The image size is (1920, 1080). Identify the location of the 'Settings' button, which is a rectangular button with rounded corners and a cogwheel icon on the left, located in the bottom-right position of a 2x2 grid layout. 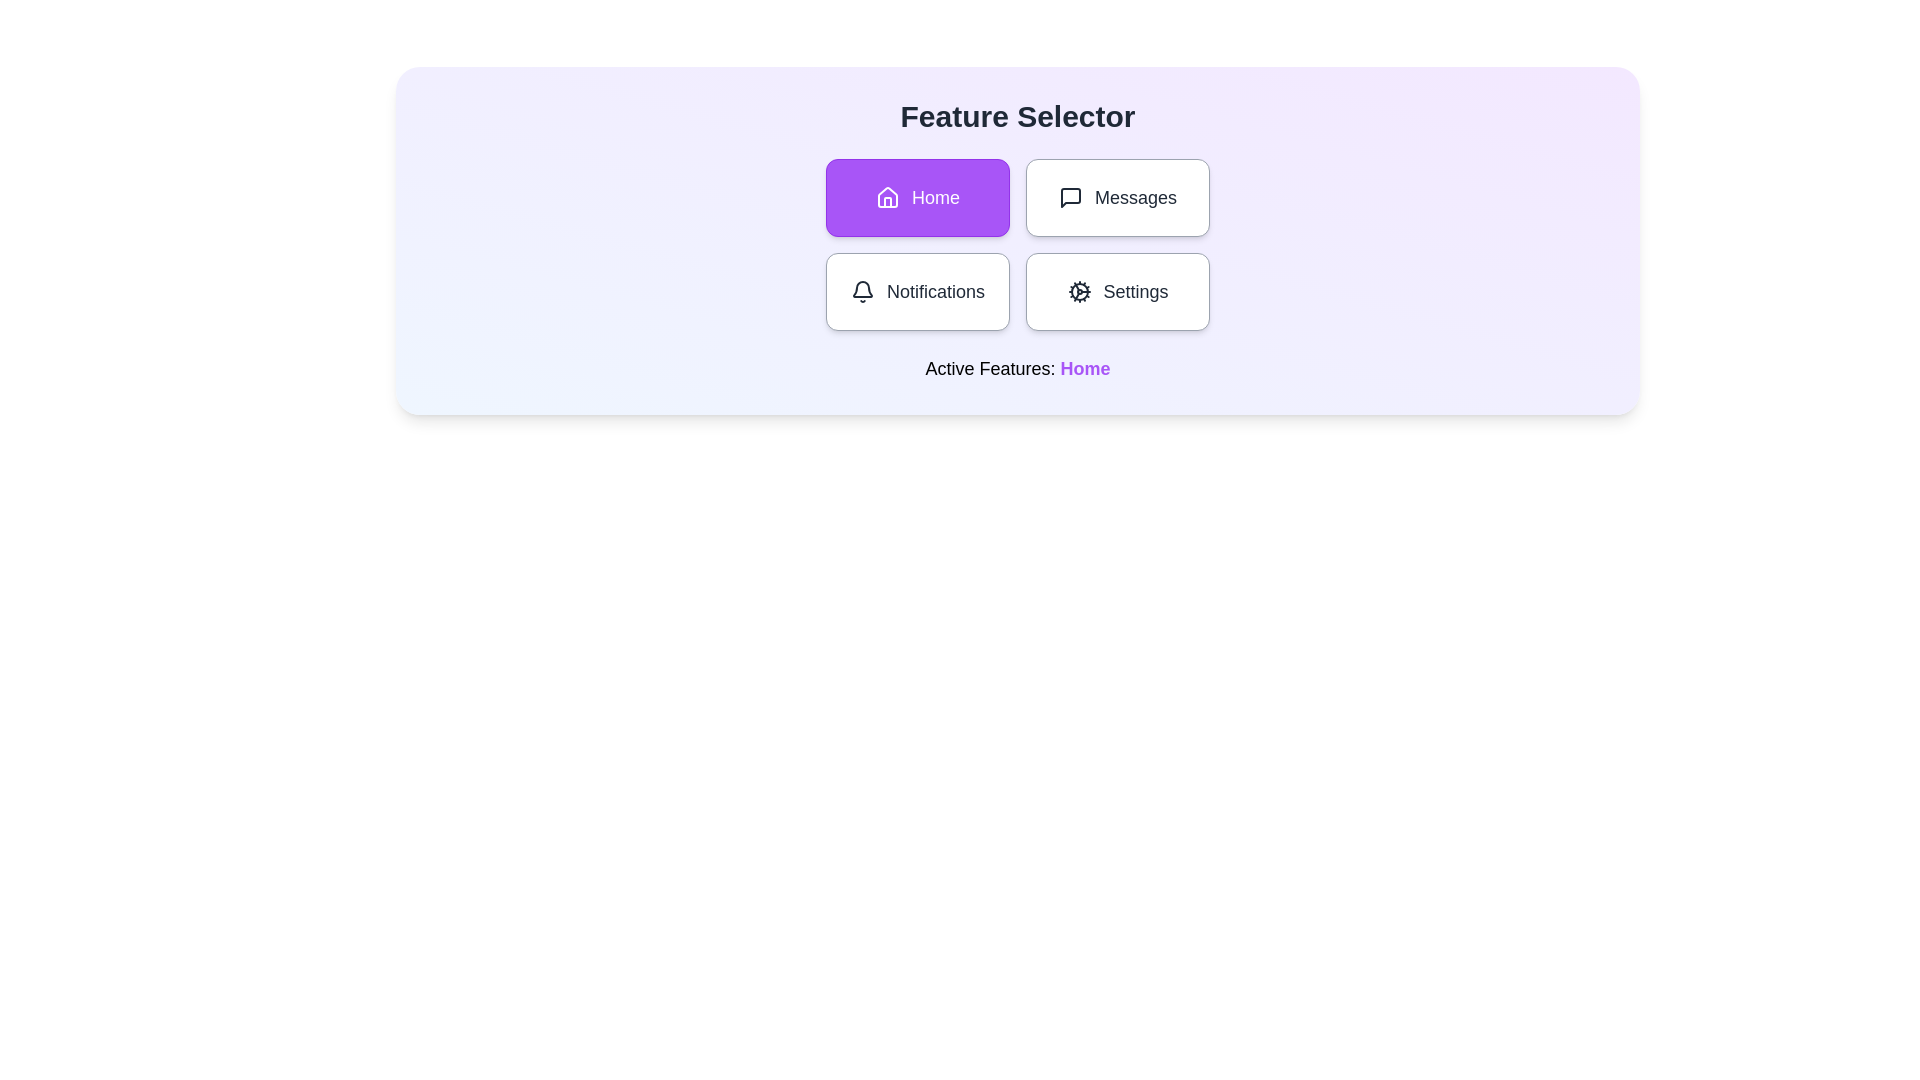
(1117, 292).